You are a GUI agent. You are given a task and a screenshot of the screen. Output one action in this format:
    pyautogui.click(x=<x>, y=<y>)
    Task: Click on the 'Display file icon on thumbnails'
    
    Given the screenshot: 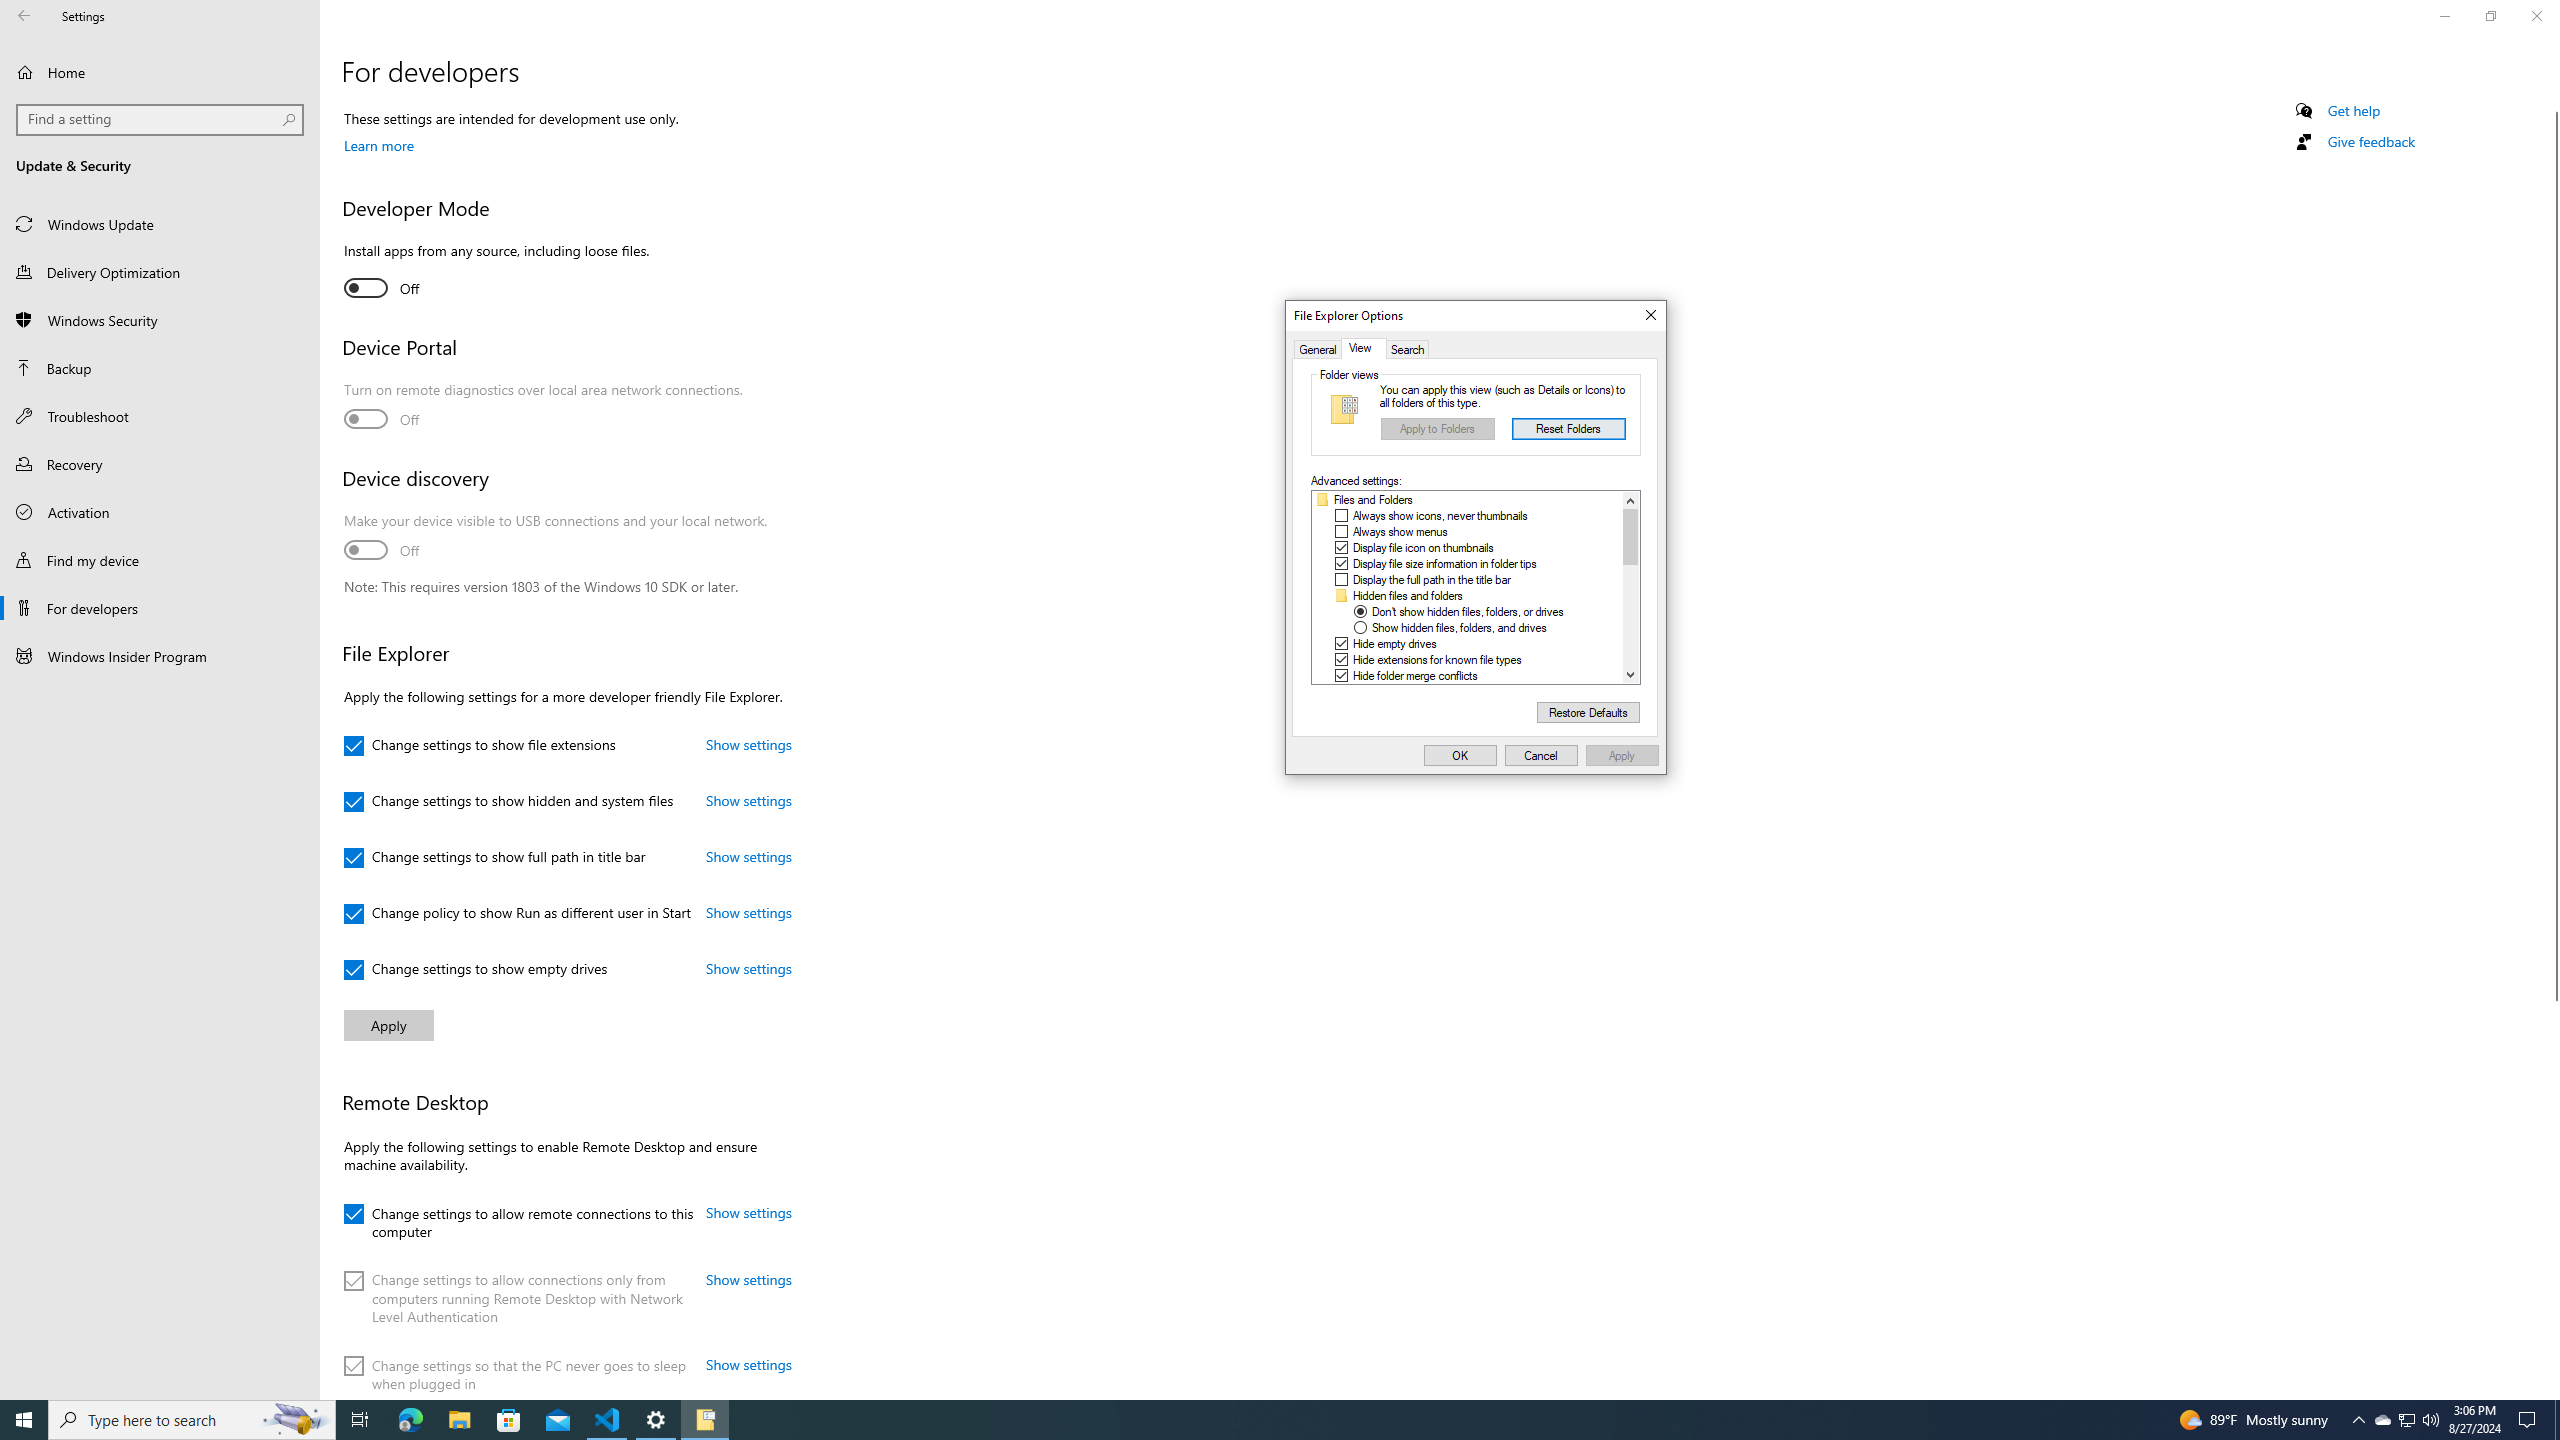 What is the action you would take?
    pyautogui.click(x=1422, y=547)
    